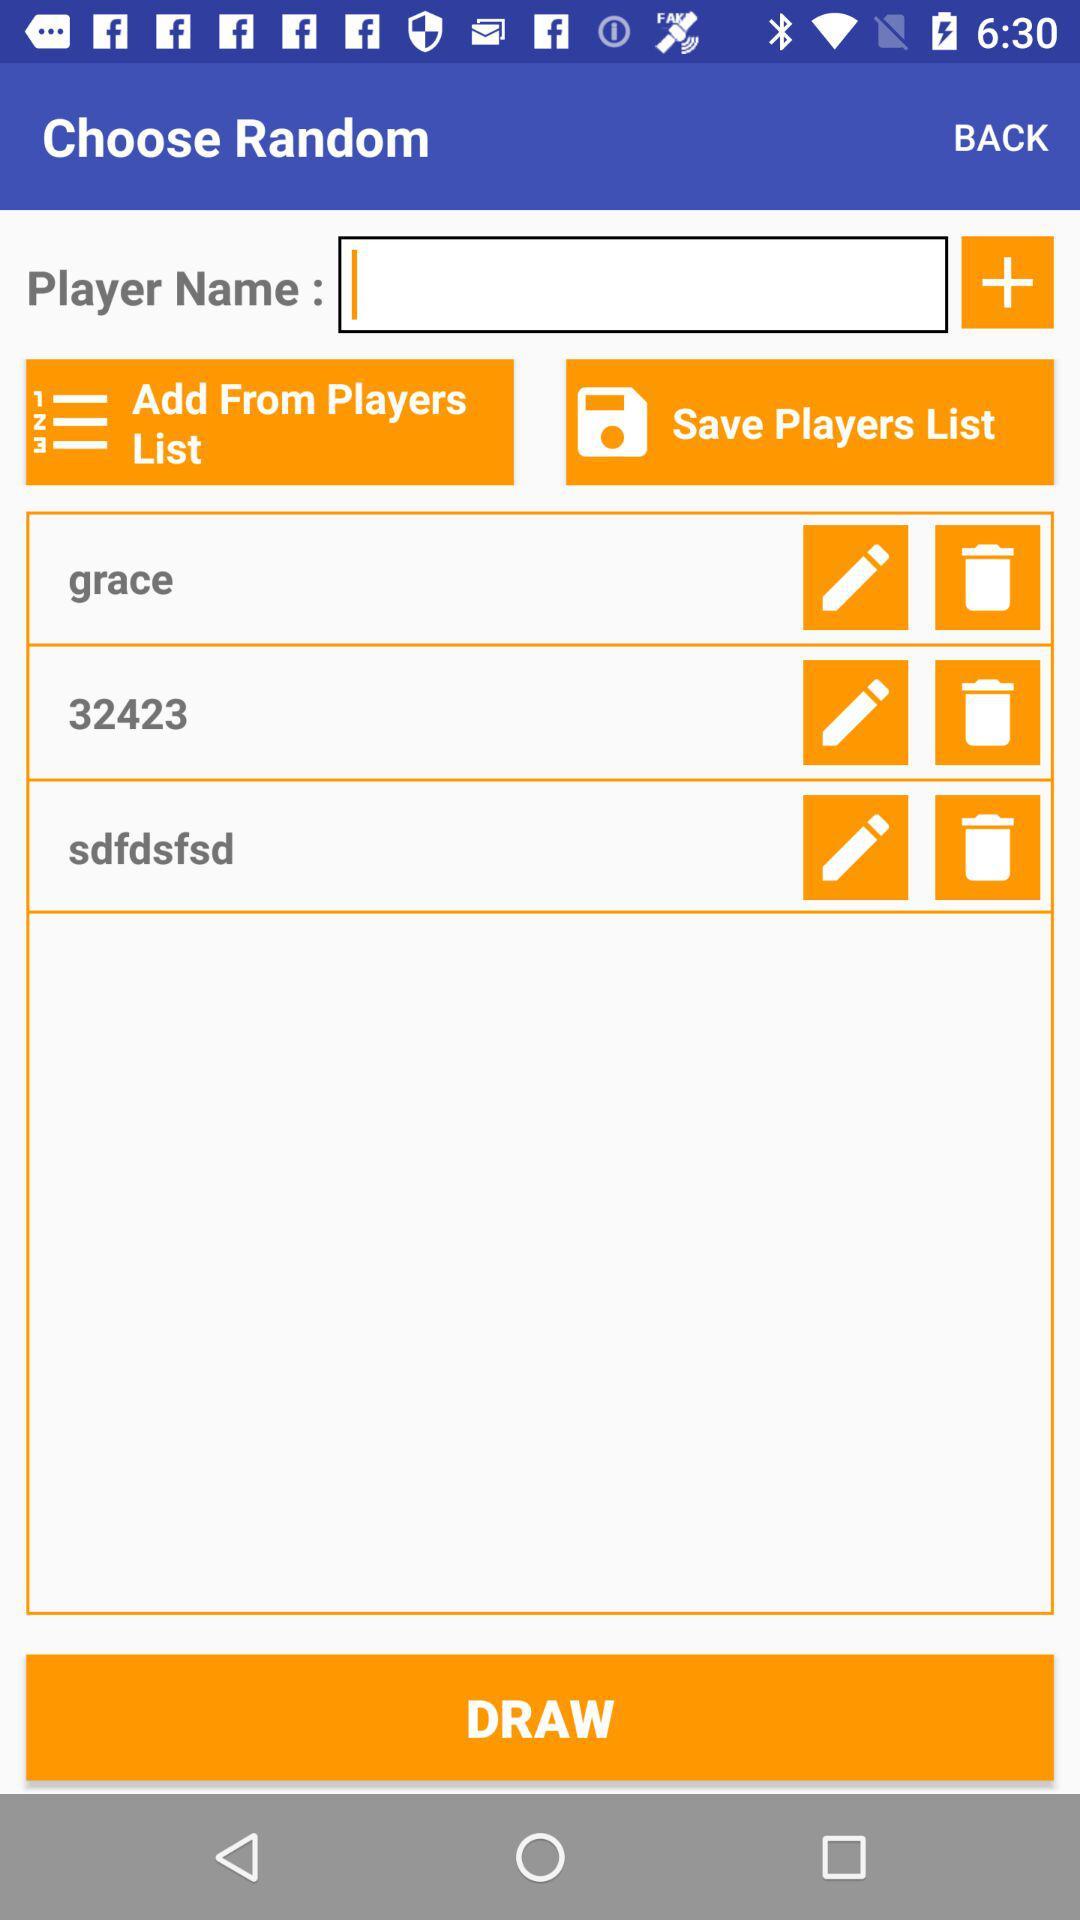 This screenshot has height=1920, width=1080. Describe the element at coordinates (427, 847) in the screenshot. I see `item above the draw` at that location.